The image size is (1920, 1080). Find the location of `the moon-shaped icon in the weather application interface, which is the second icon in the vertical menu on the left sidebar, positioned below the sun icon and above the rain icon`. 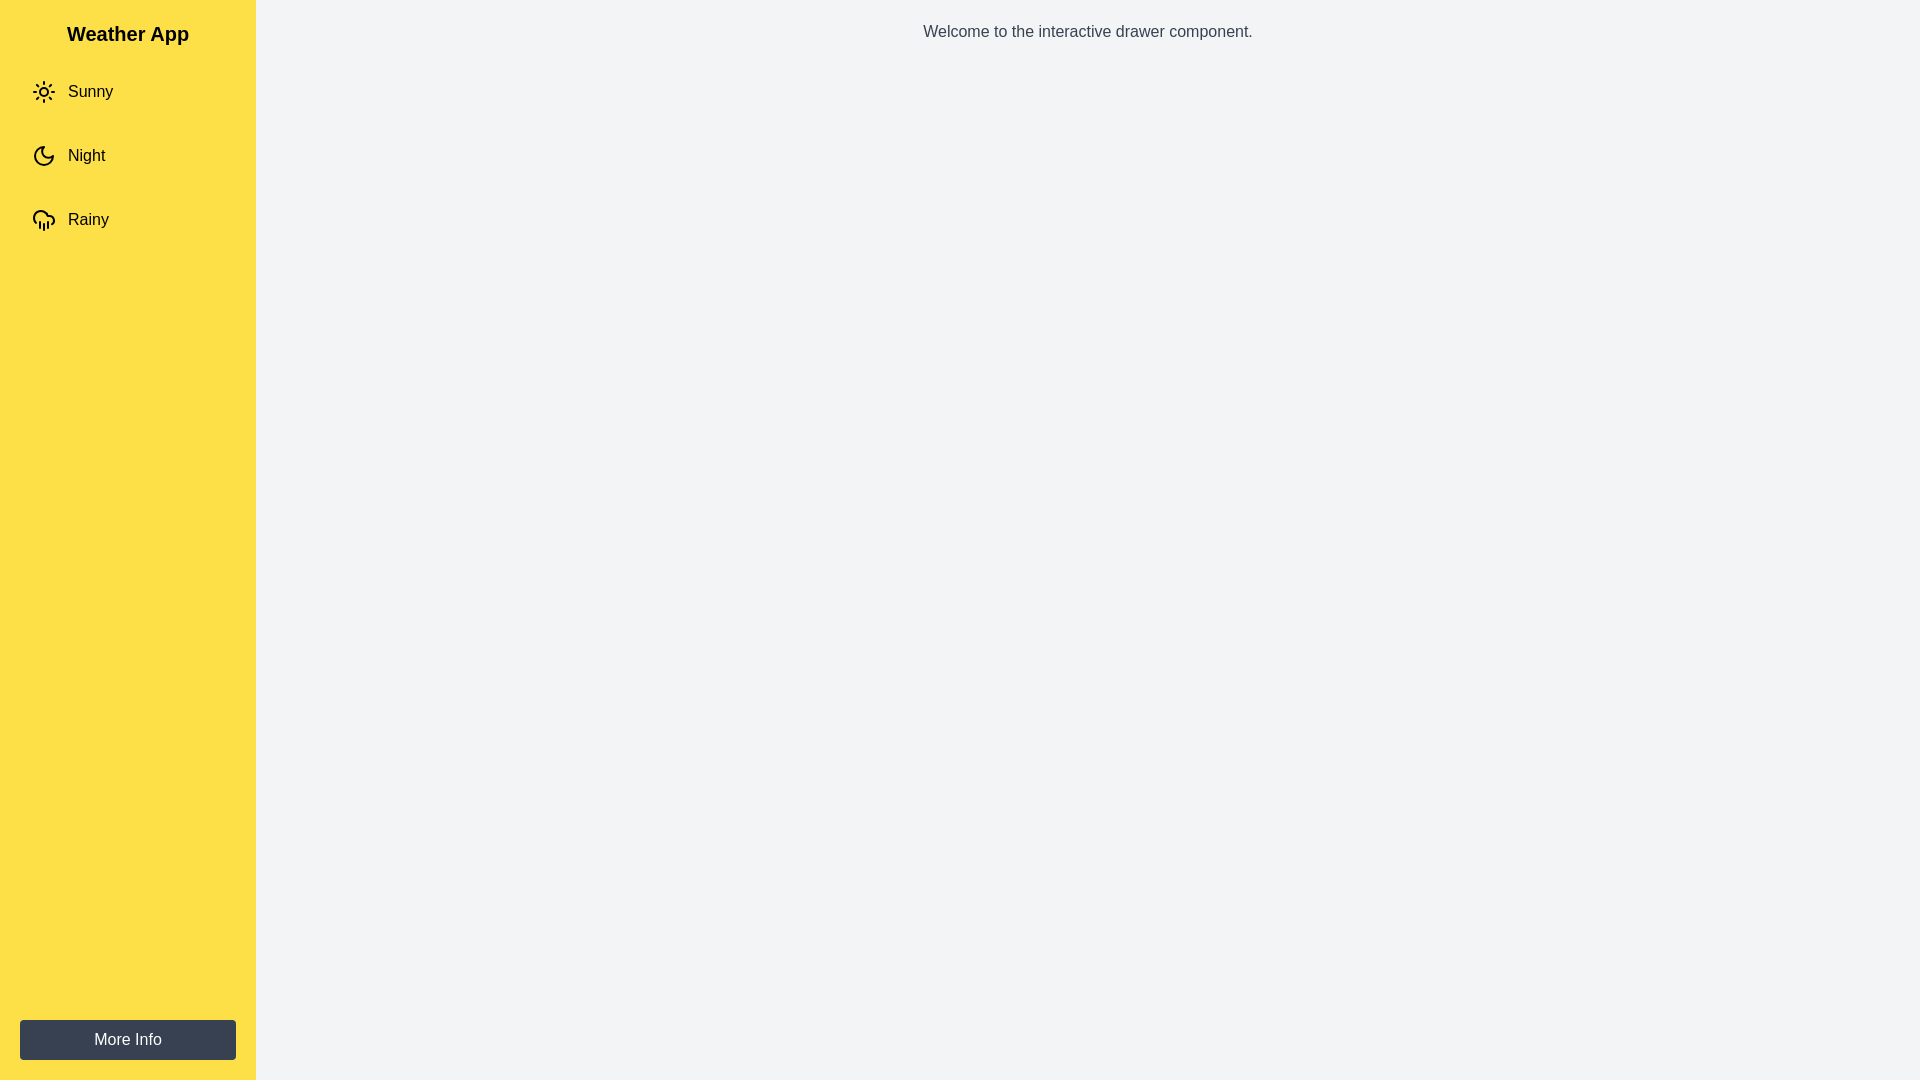

the moon-shaped icon in the weather application interface, which is the second icon in the vertical menu on the left sidebar, positioned below the sun icon and above the rain icon is located at coordinates (43, 154).